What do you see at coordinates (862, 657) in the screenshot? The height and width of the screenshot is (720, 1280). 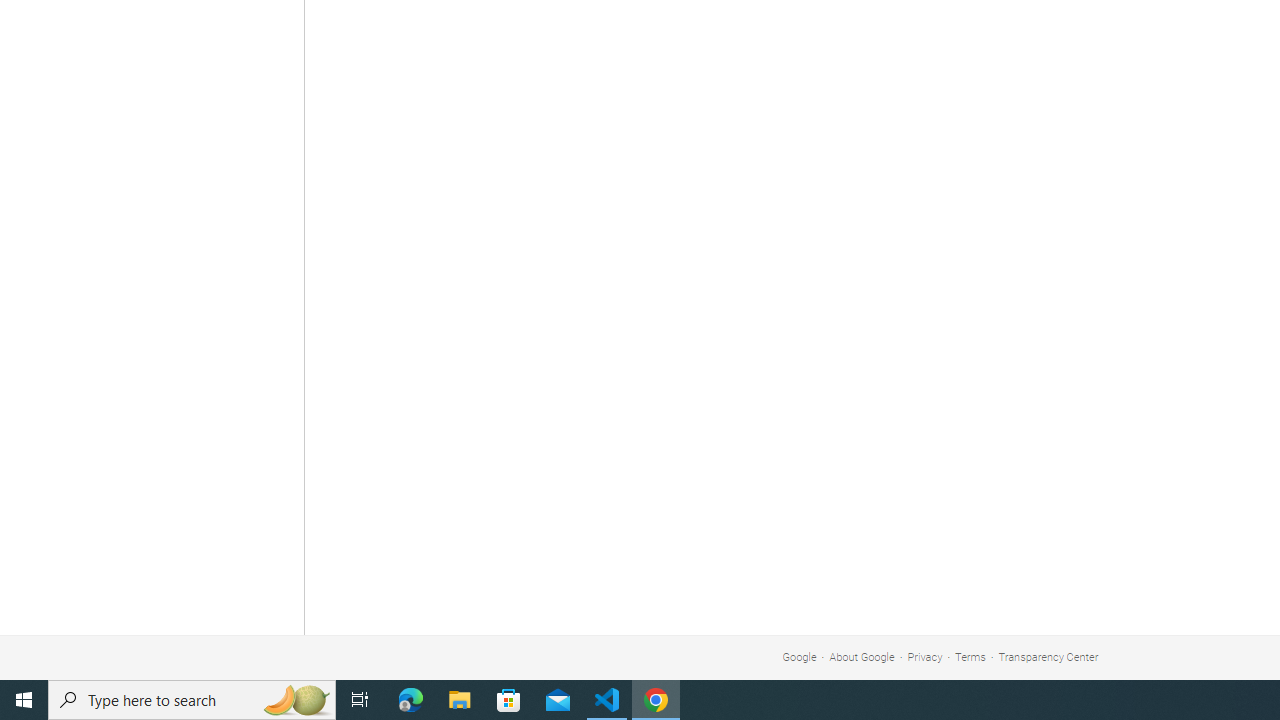 I see `'About Google'` at bounding box center [862, 657].